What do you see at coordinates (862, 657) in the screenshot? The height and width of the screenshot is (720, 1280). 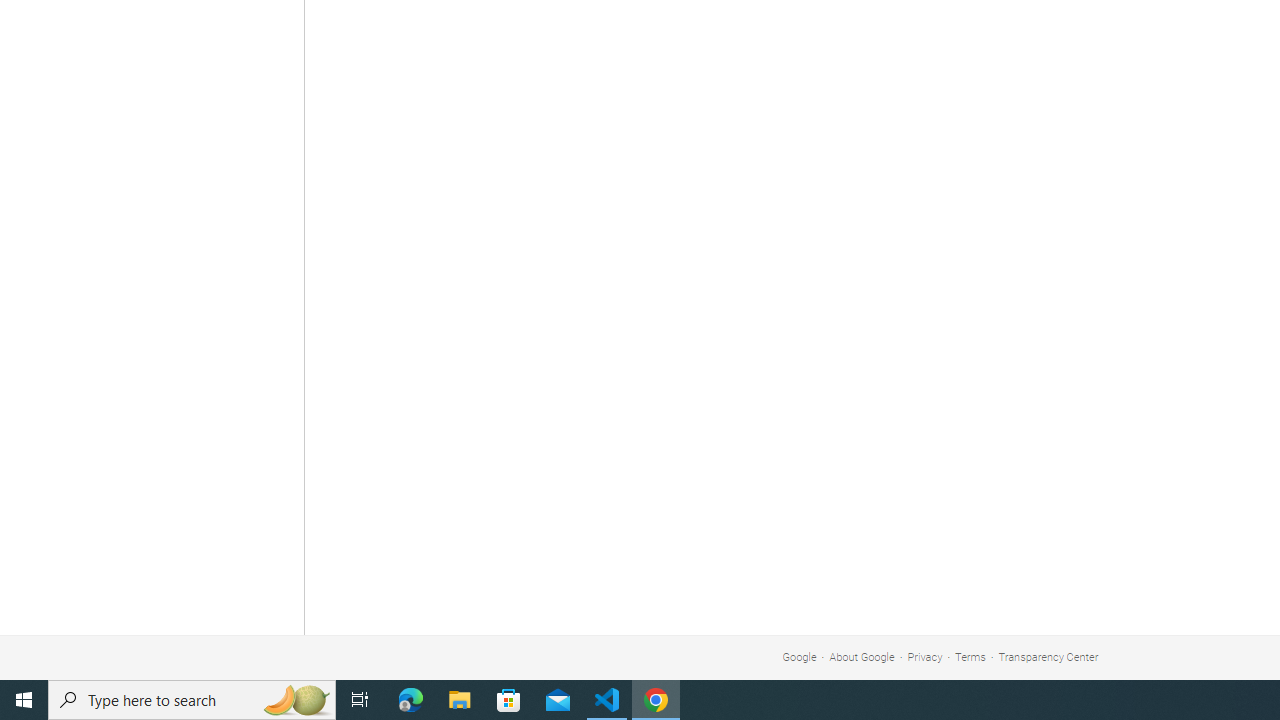 I see `'About Google'` at bounding box center [862, 657].